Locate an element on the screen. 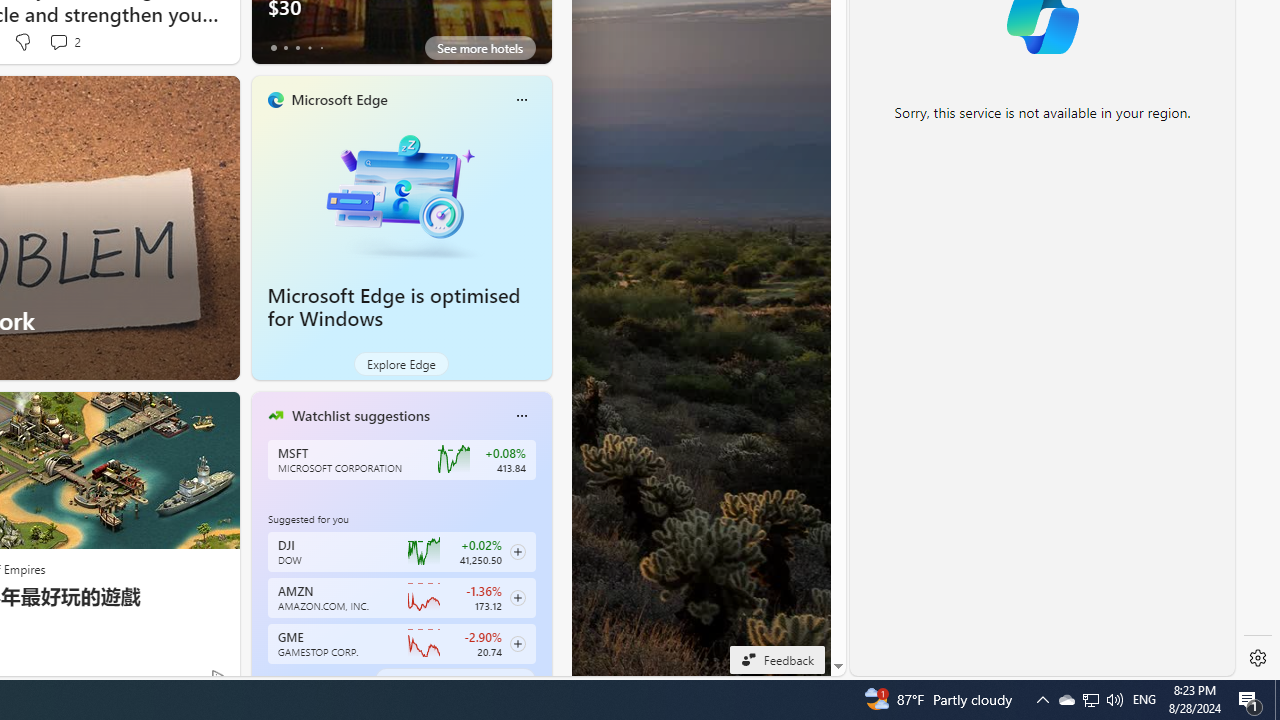 The width and height of the screenshot is (1280, 720). 'tab-1' is located at coordinates (284, 679).